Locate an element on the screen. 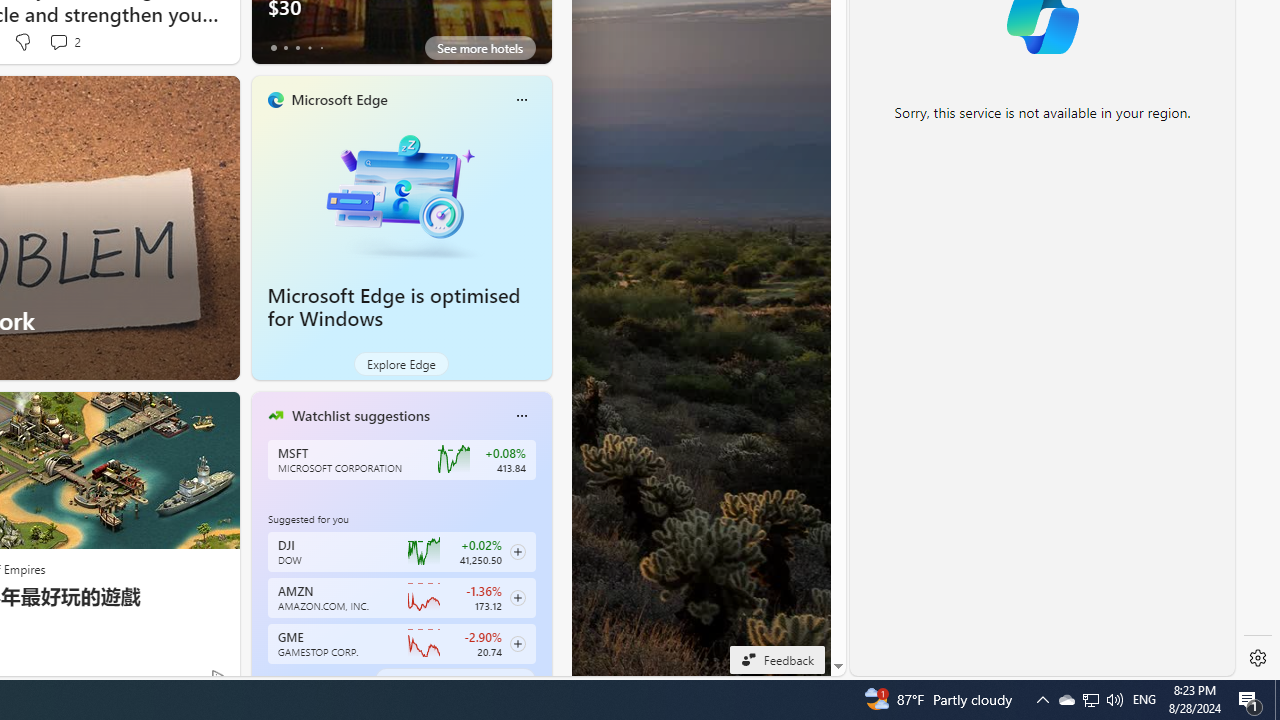 The width and height of the screenshot is (1280, 720). 'tab-1' is located at coordinates (284, 679).